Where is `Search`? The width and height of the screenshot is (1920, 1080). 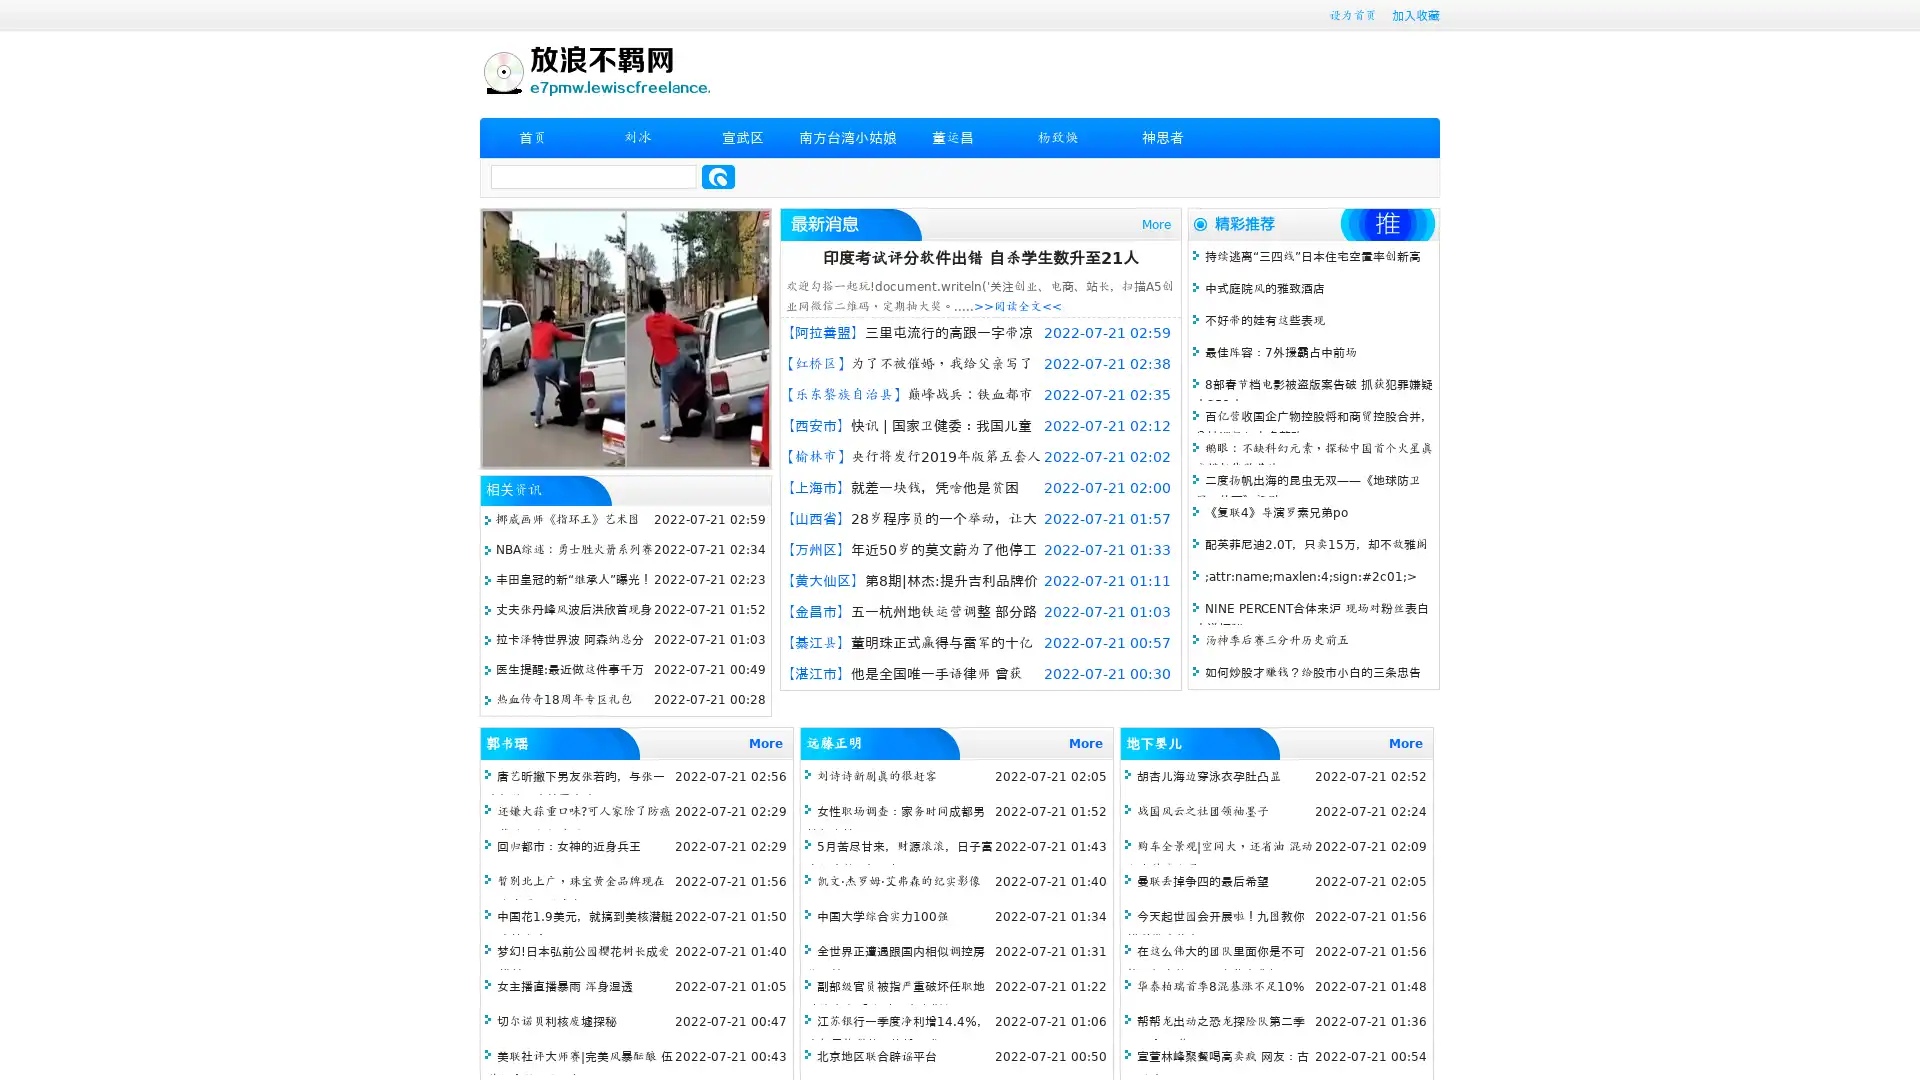
Search is located at coordinates (718, 176).